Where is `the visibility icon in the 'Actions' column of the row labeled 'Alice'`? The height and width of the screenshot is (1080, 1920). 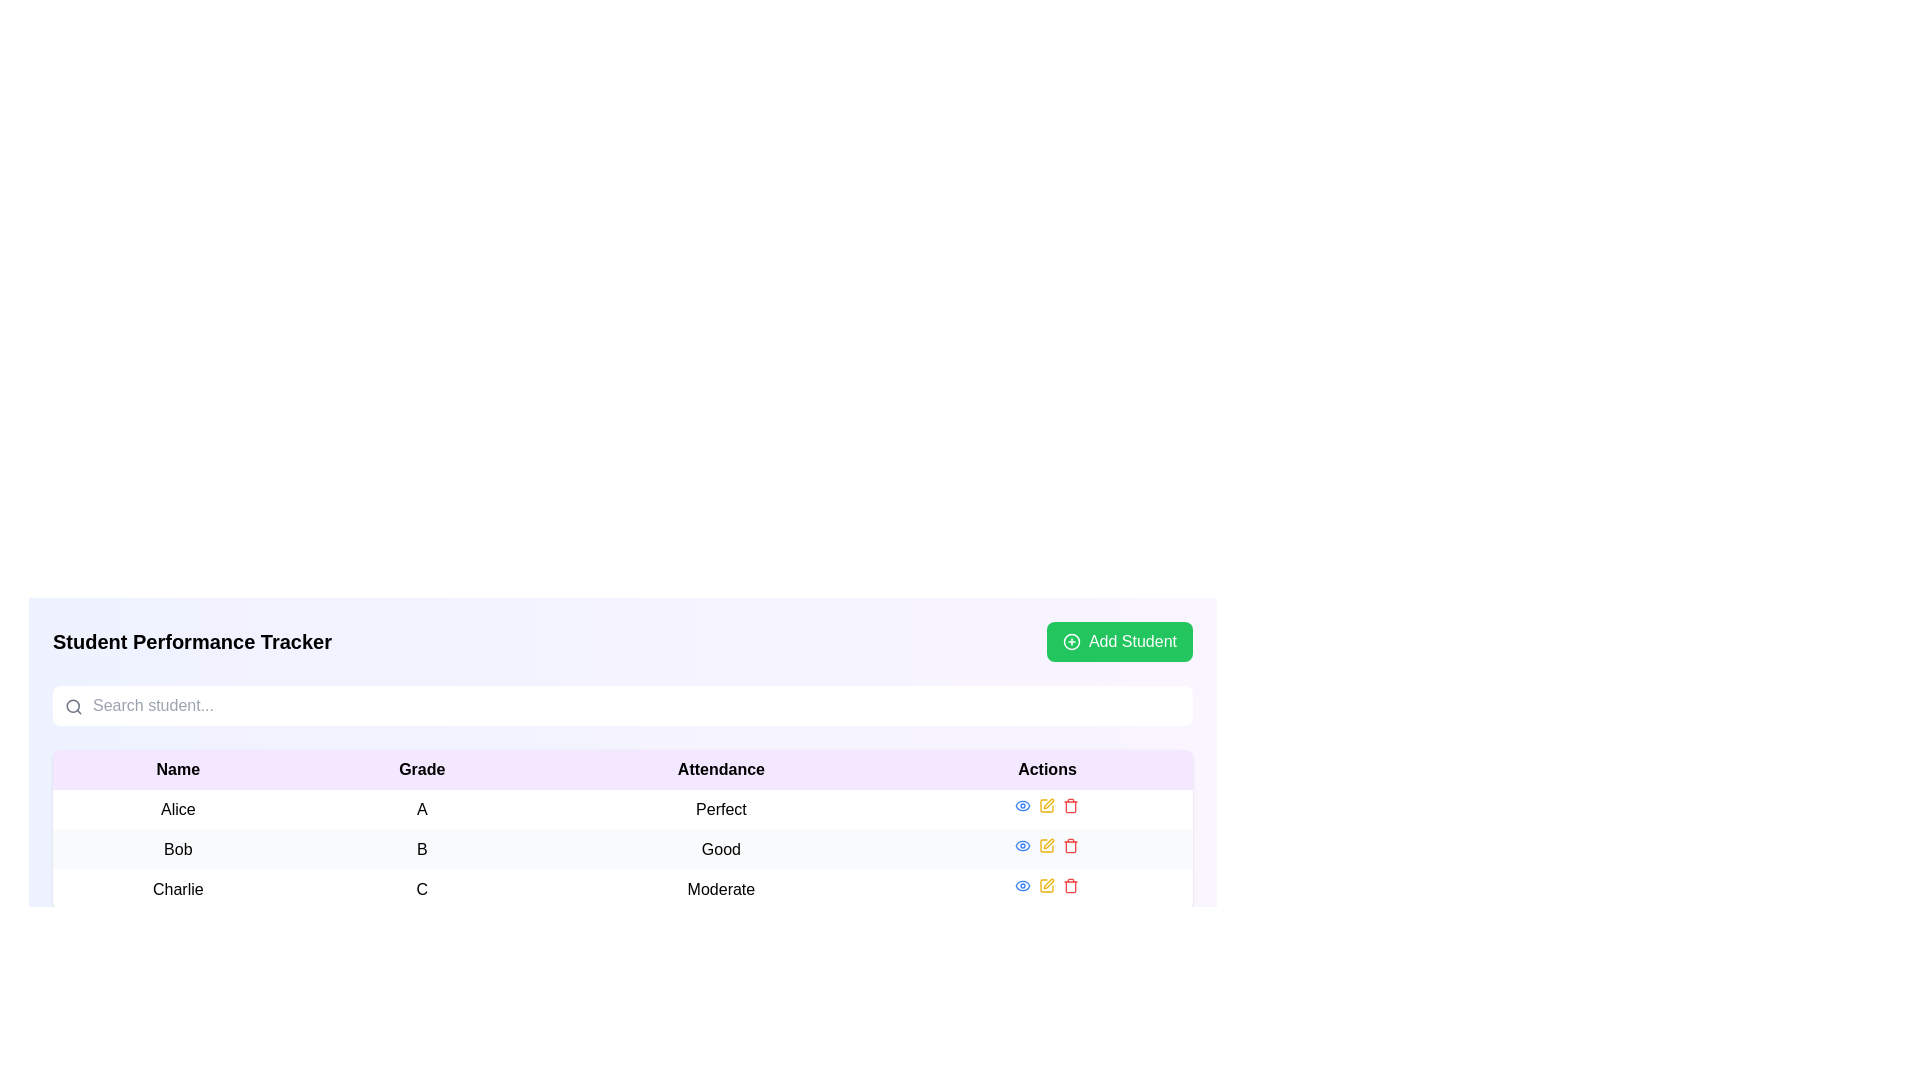
the visibility icon in the 'Actions' column of the row labeled 'Alice' is located at coordinates (1023, 845).